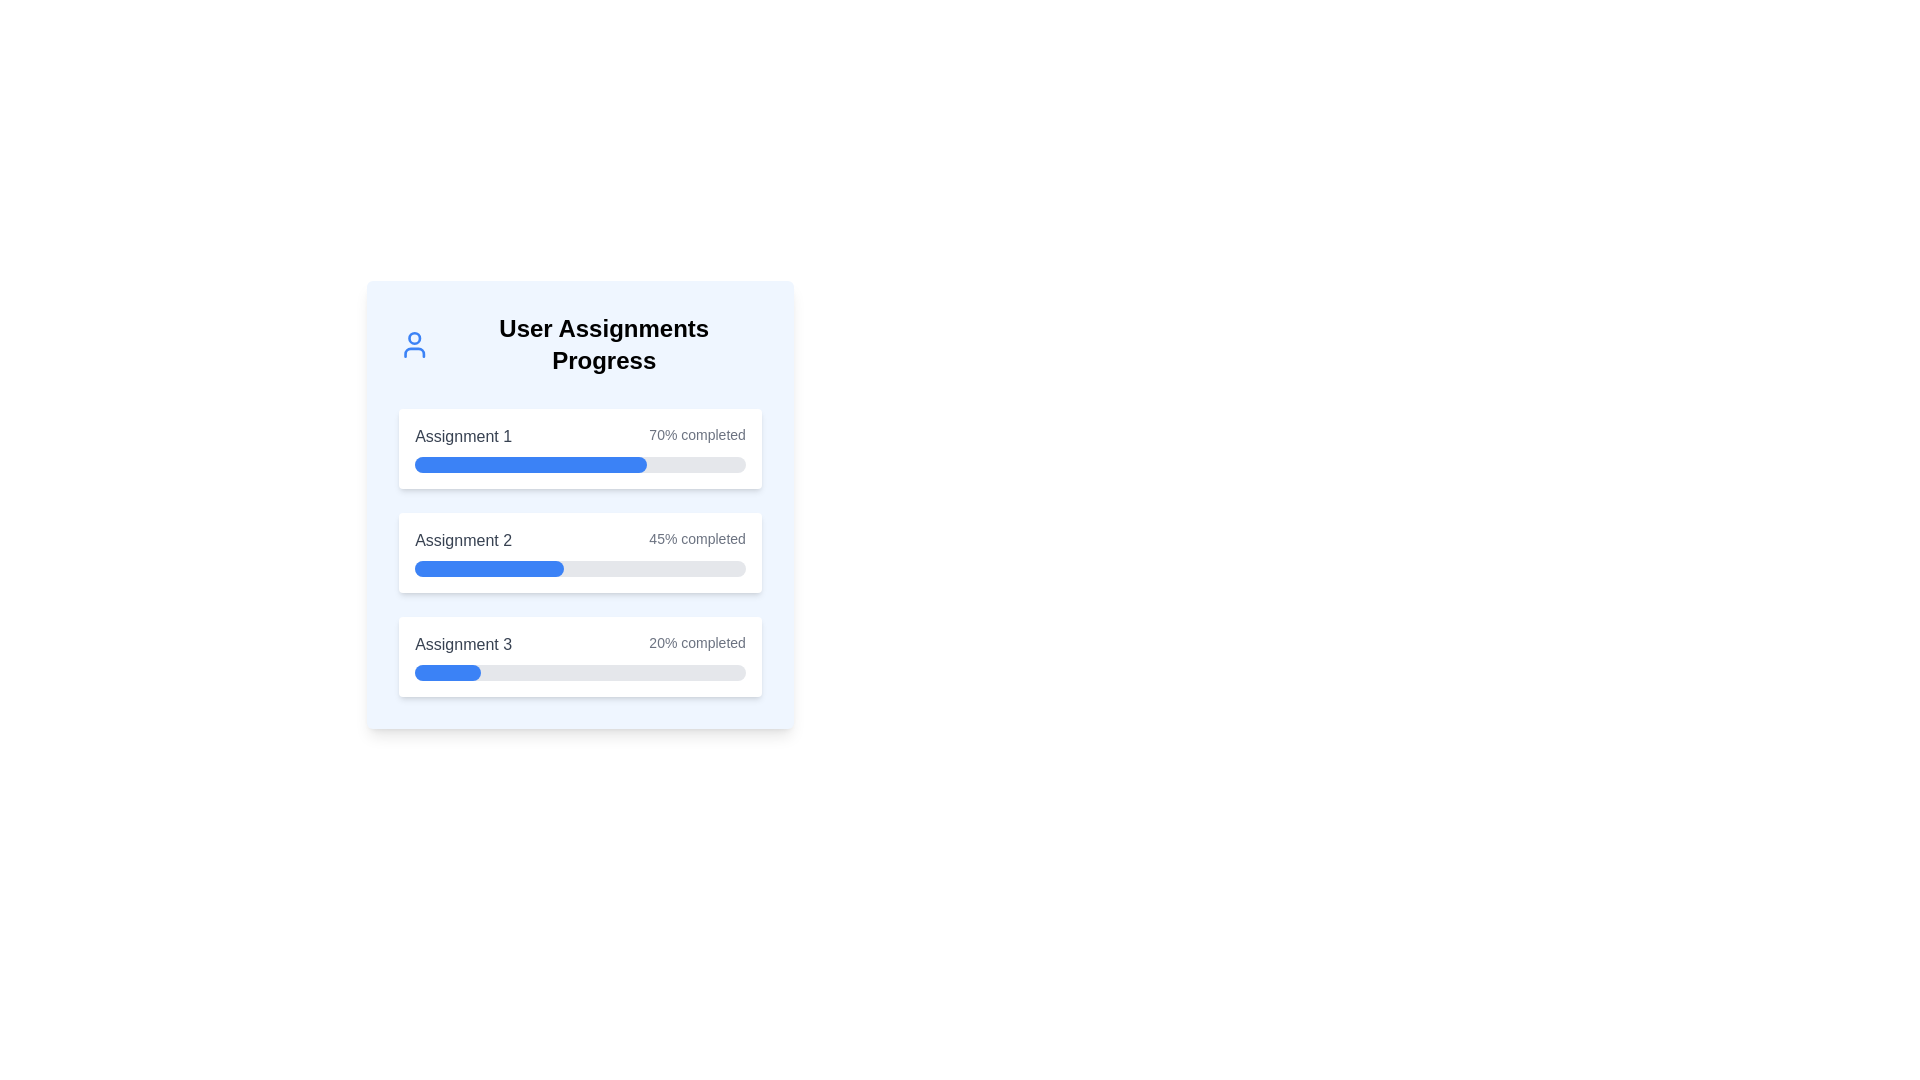 Image resolution: width=1920 pixels, height=1080 pixels. I want to click on the progress visually by focusing on the progress bar located directly below the 'Assignment 1' heading, which shows '70% completed', so click(579, 465).